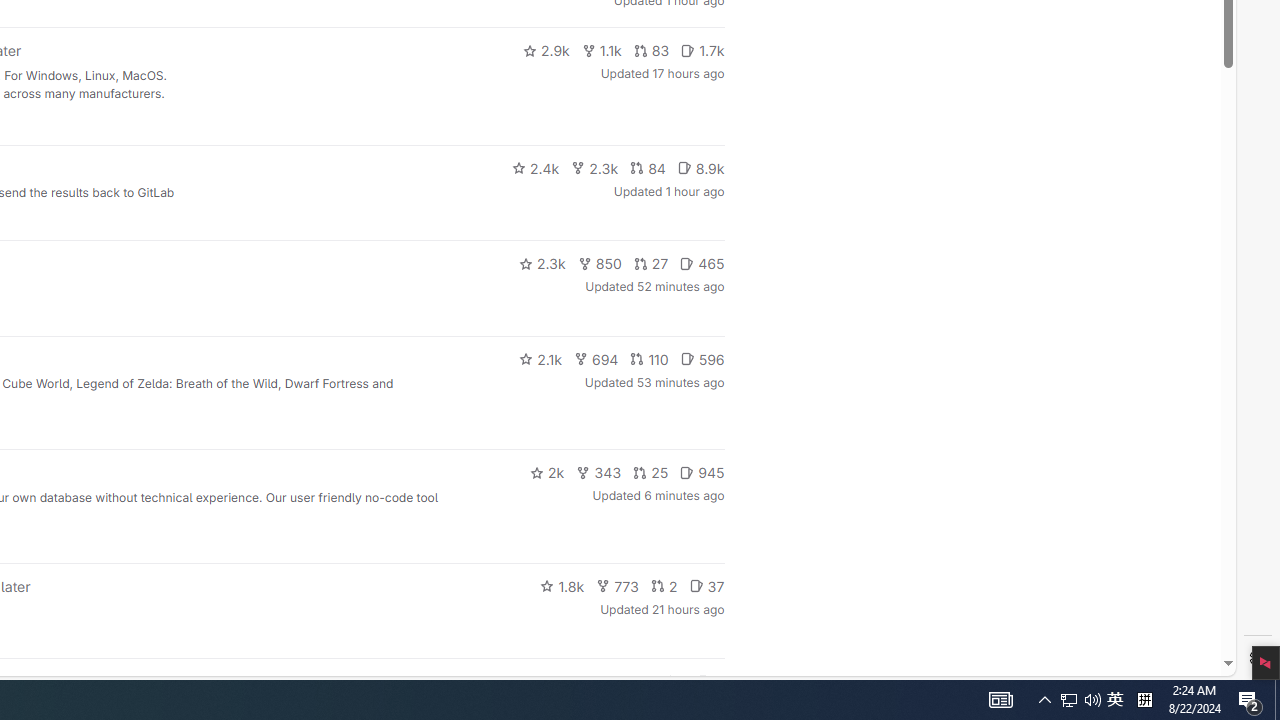  Describe the element at coordinates (617, 585) in the screenshot. I see `'773'` at that location.